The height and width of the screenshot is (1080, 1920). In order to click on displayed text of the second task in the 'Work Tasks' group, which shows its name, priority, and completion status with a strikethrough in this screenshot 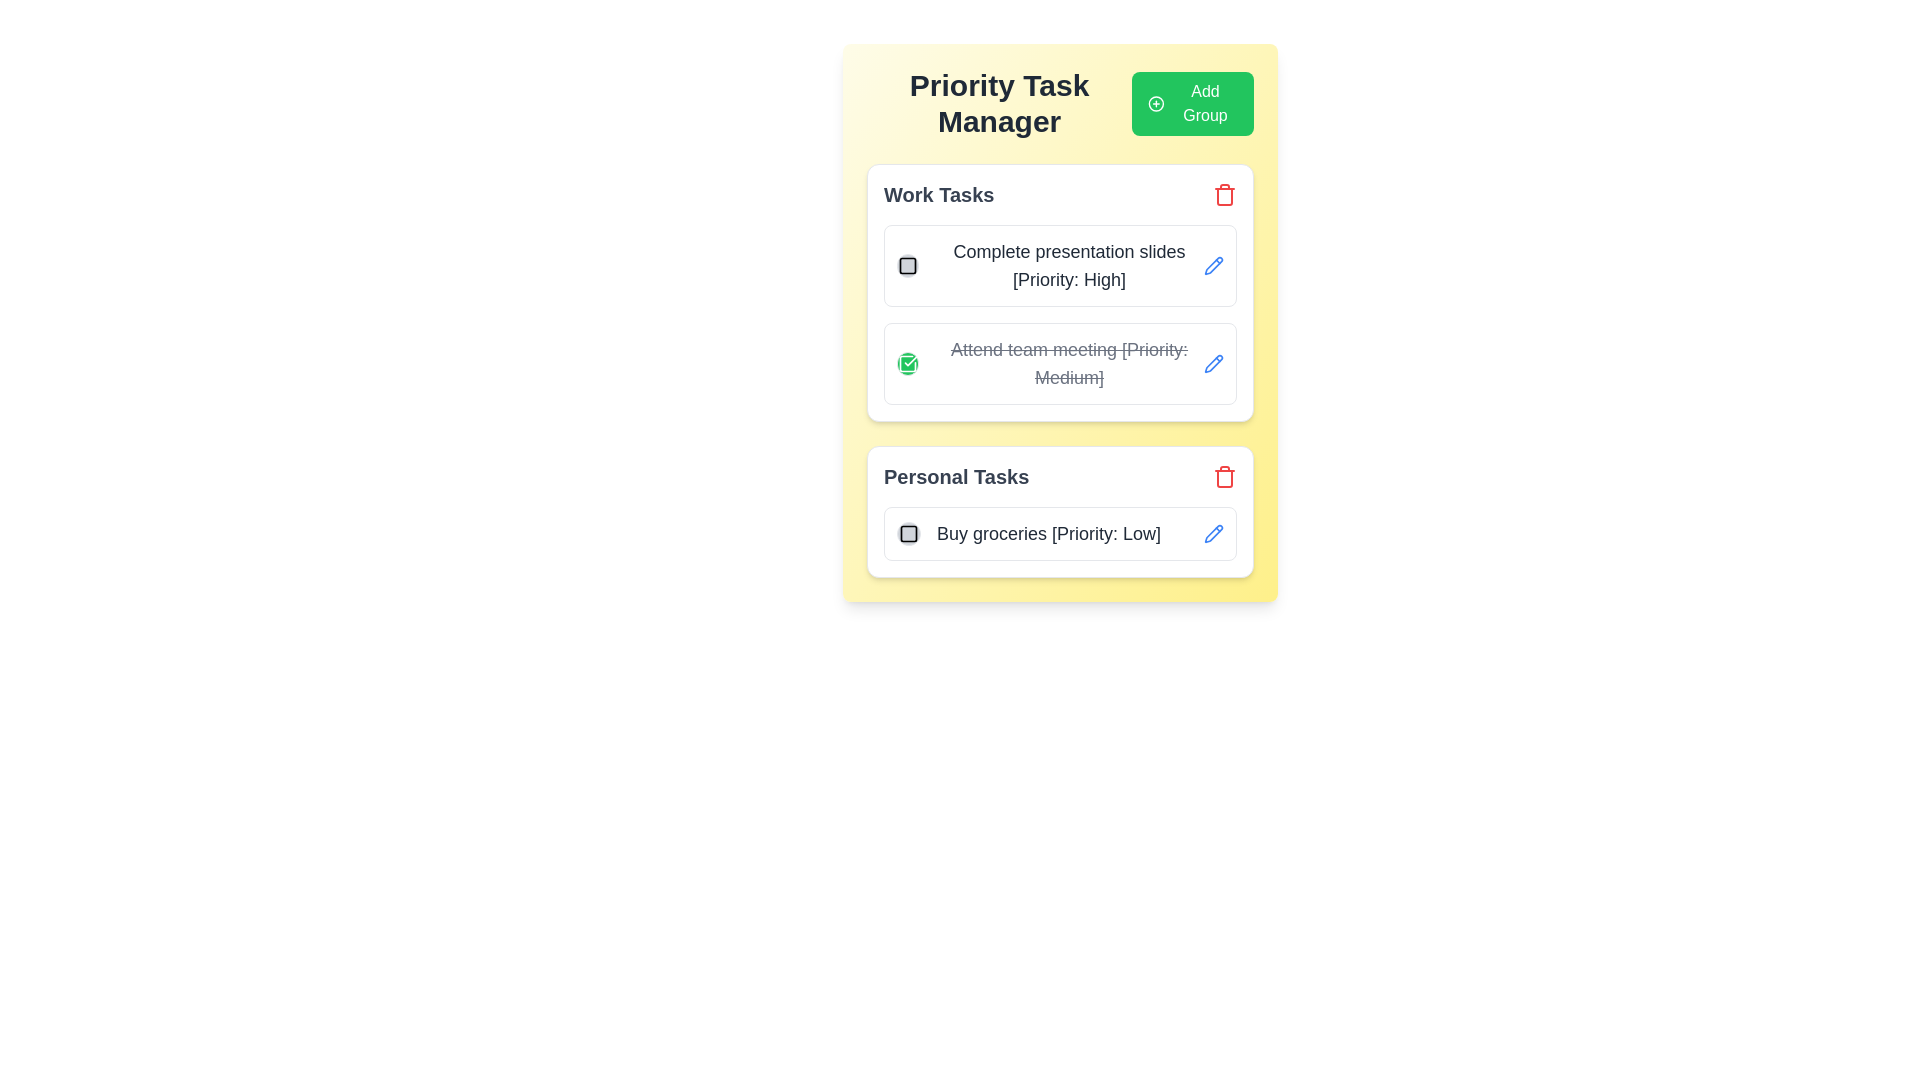, I will do `click(1068, 363)`.